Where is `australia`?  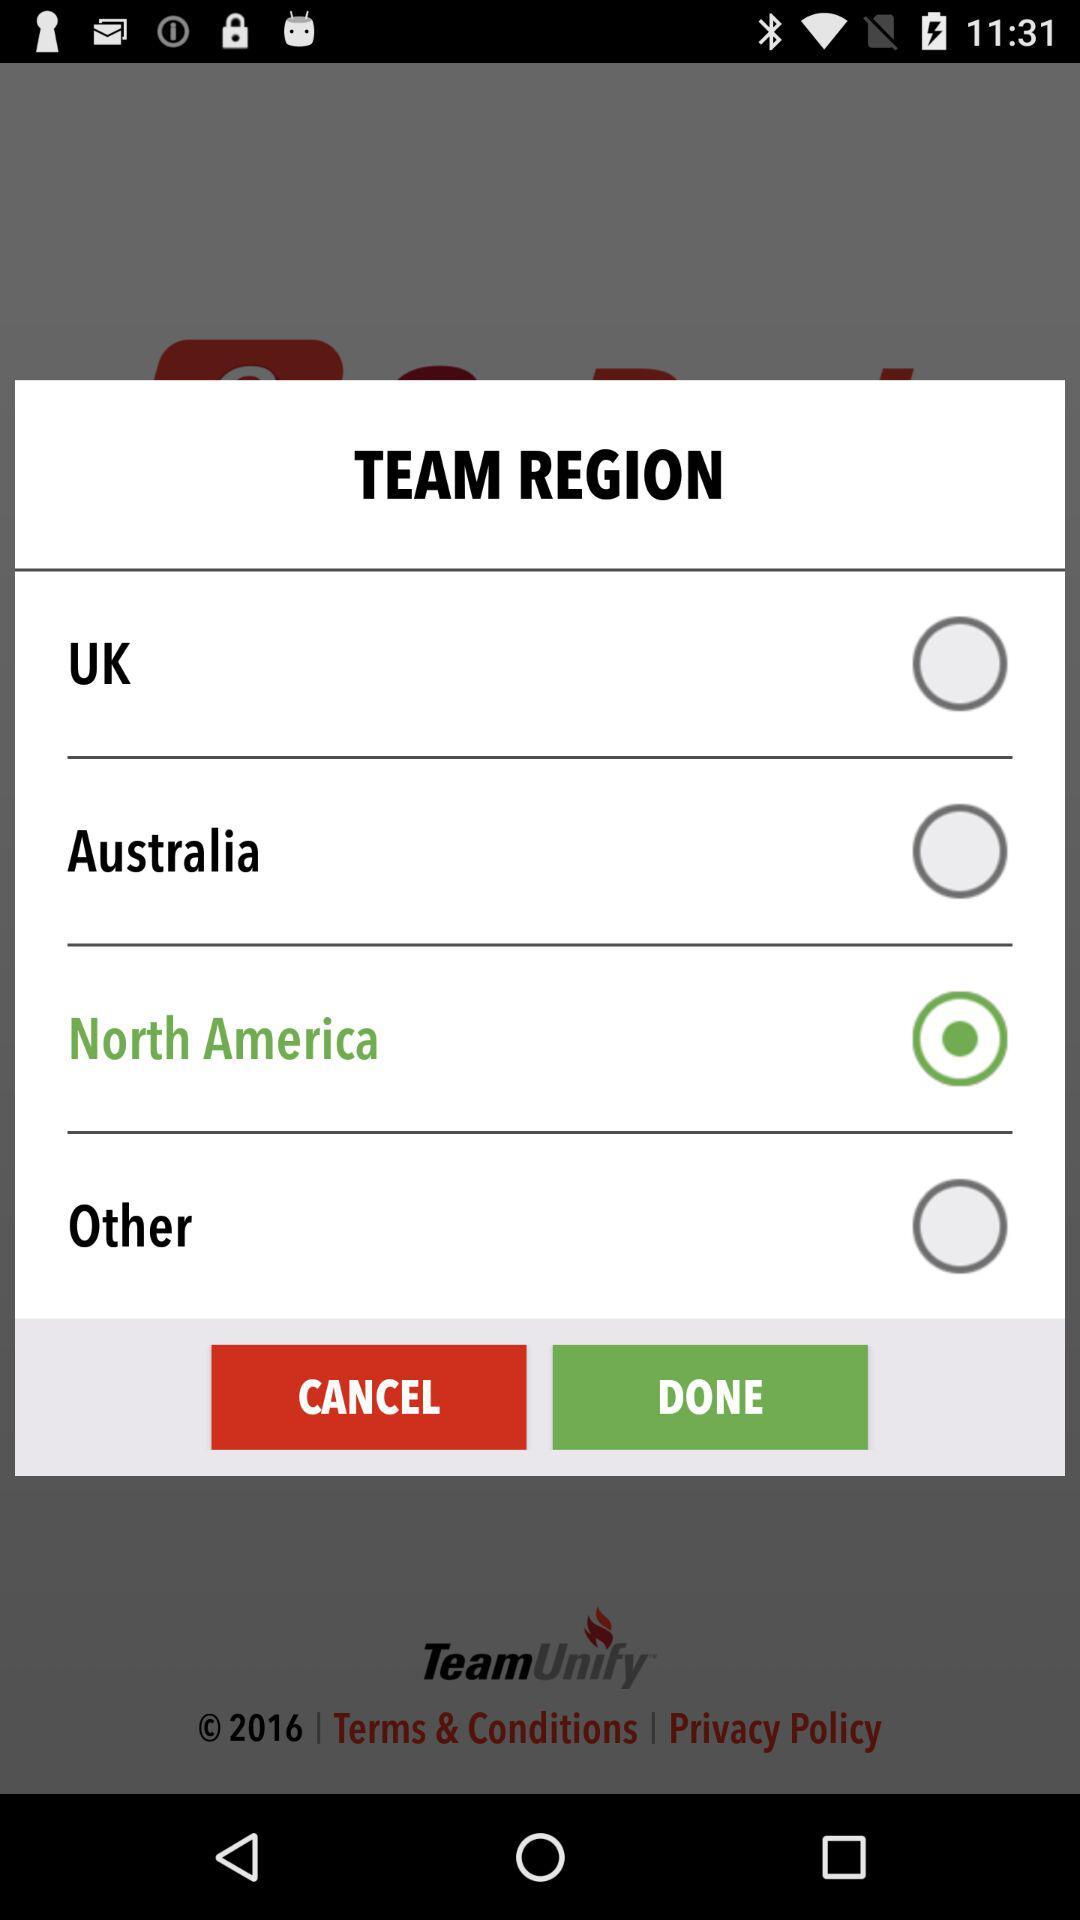
australia is located at coordinates (959, 851).